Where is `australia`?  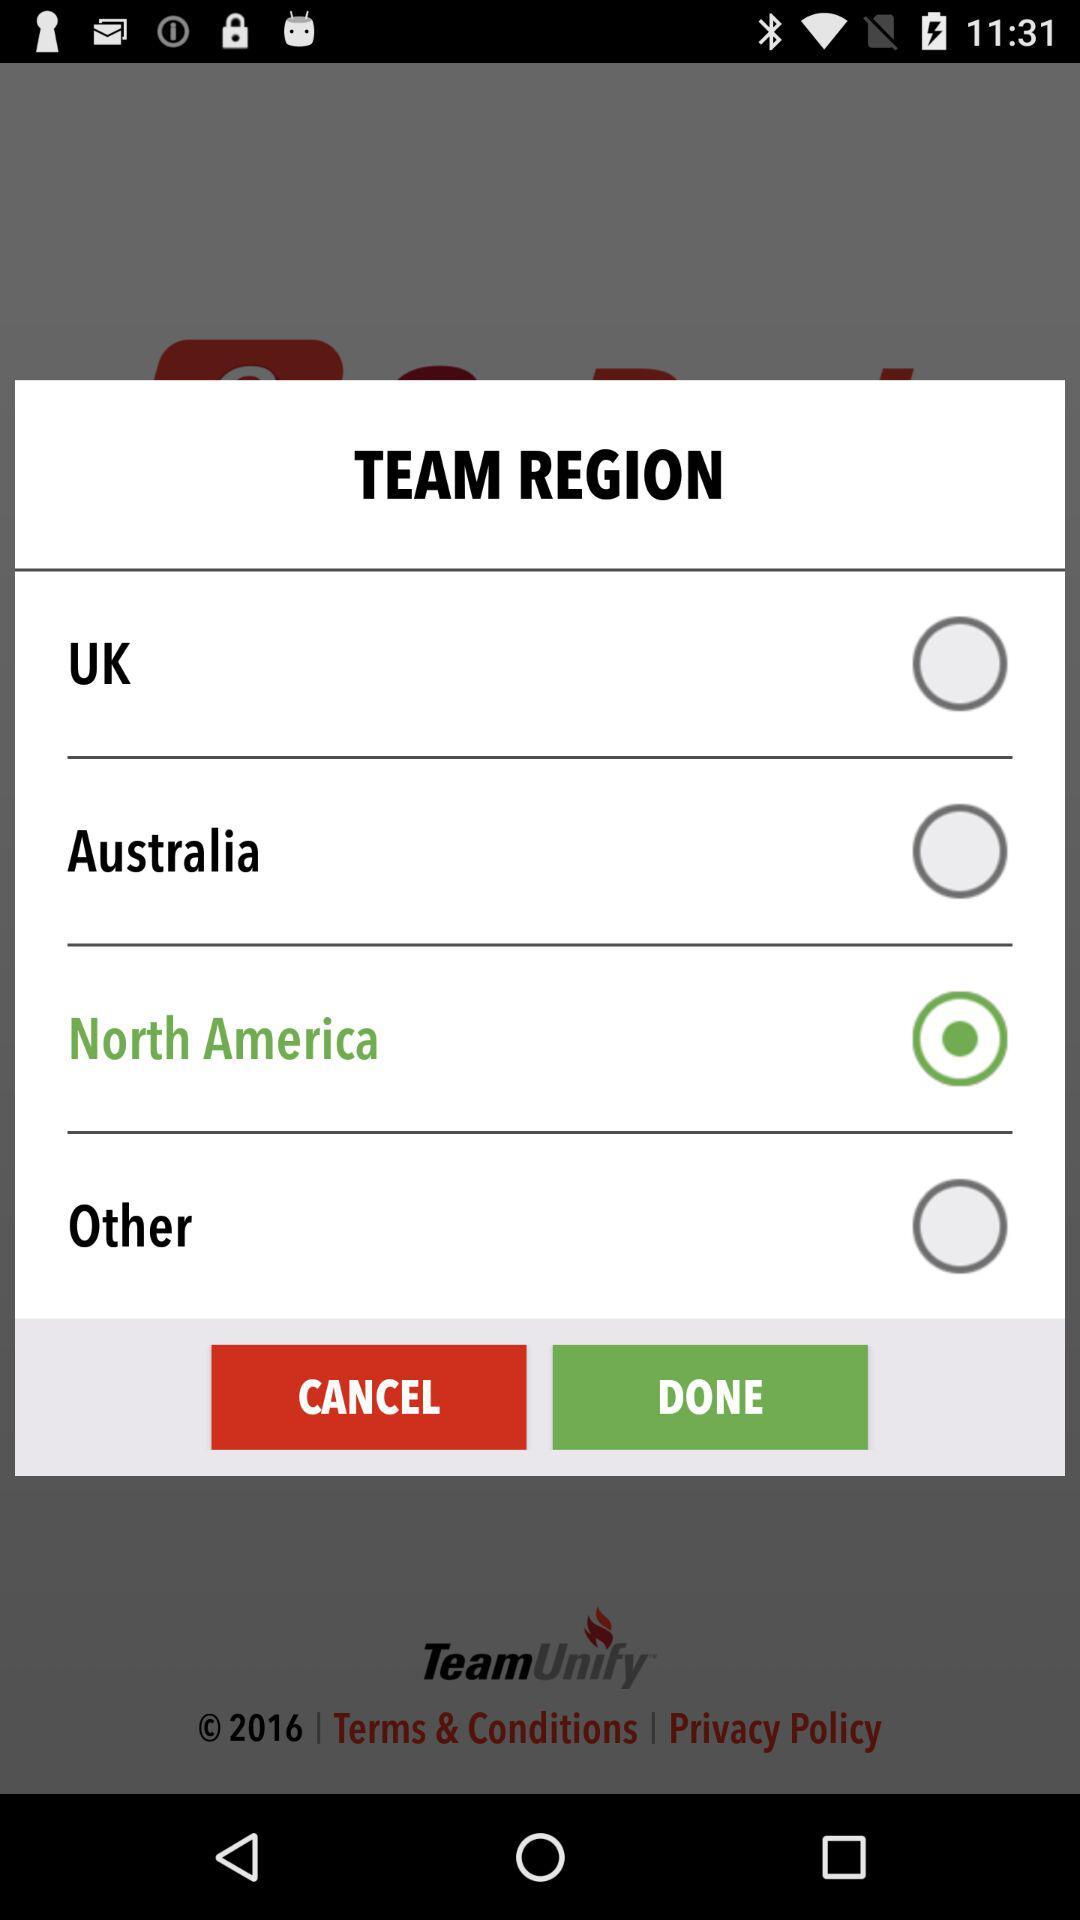
australia is located at coordinates (959, 851).